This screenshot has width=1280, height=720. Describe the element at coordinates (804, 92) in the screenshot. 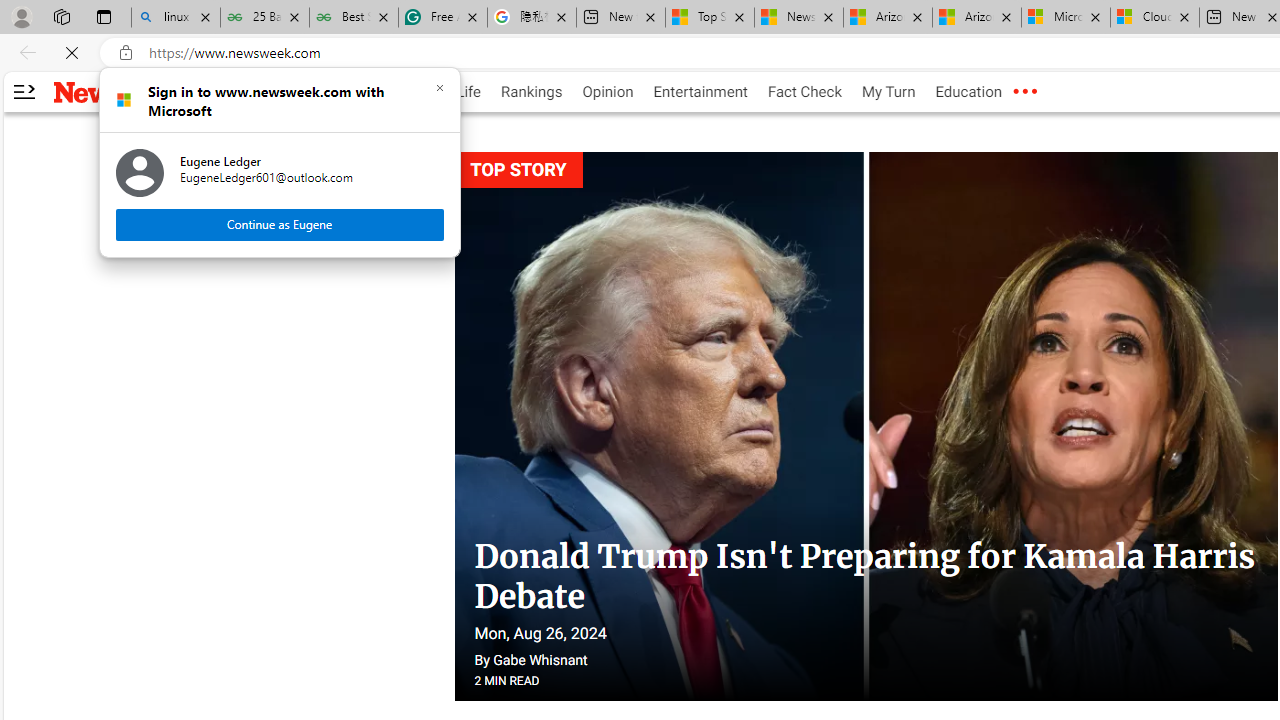

I see `'Fact Check'` at that location.